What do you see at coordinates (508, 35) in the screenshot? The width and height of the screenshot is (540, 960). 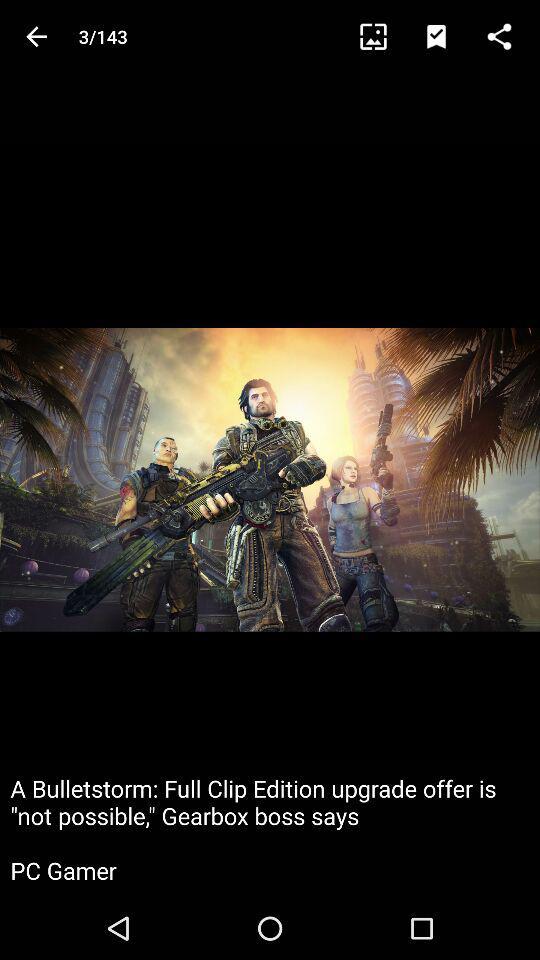 I see `this is the function button that allows you to share what you are looking at with other people` at bounding box center [508, 35].